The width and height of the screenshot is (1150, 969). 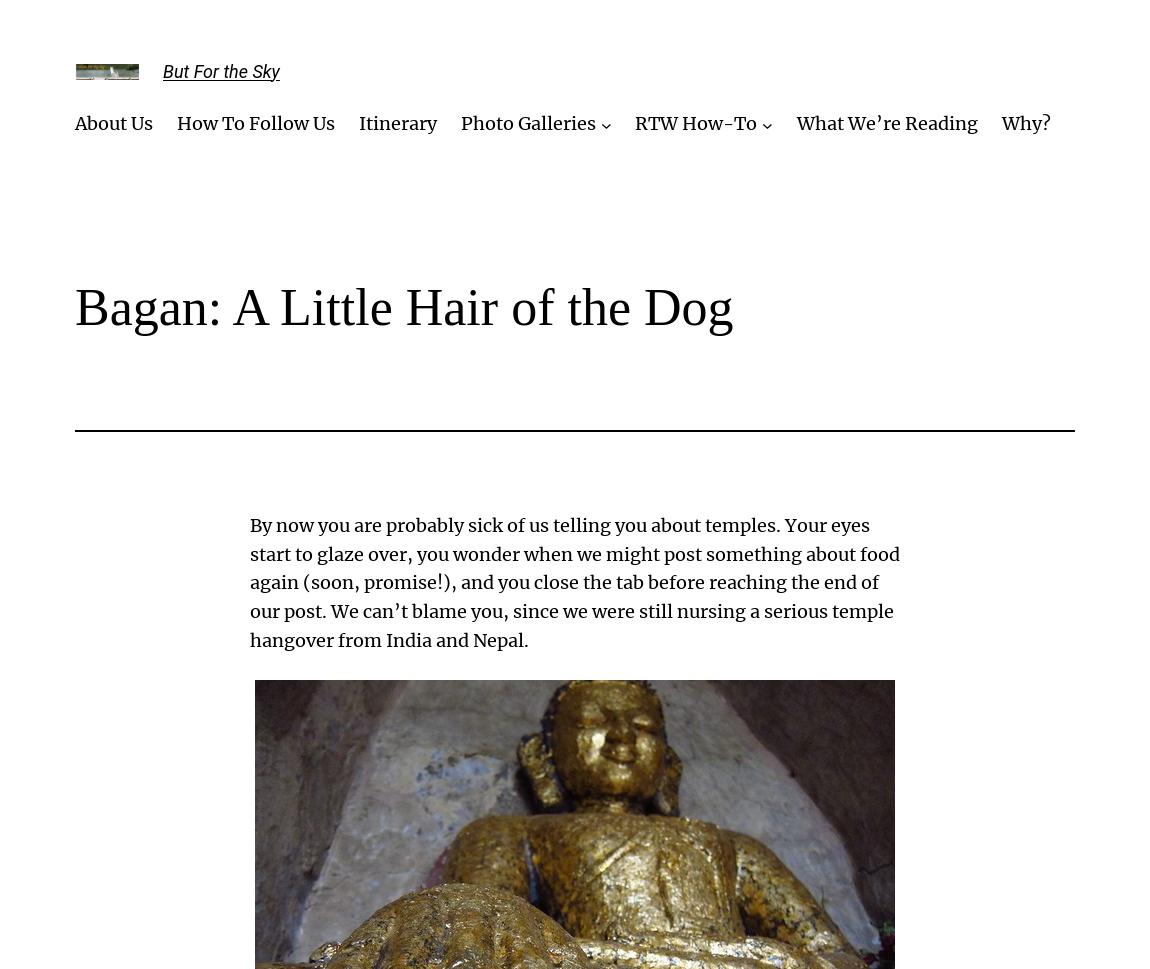 I want to click on 'How To Follow Us', so click(x=254, y=123).